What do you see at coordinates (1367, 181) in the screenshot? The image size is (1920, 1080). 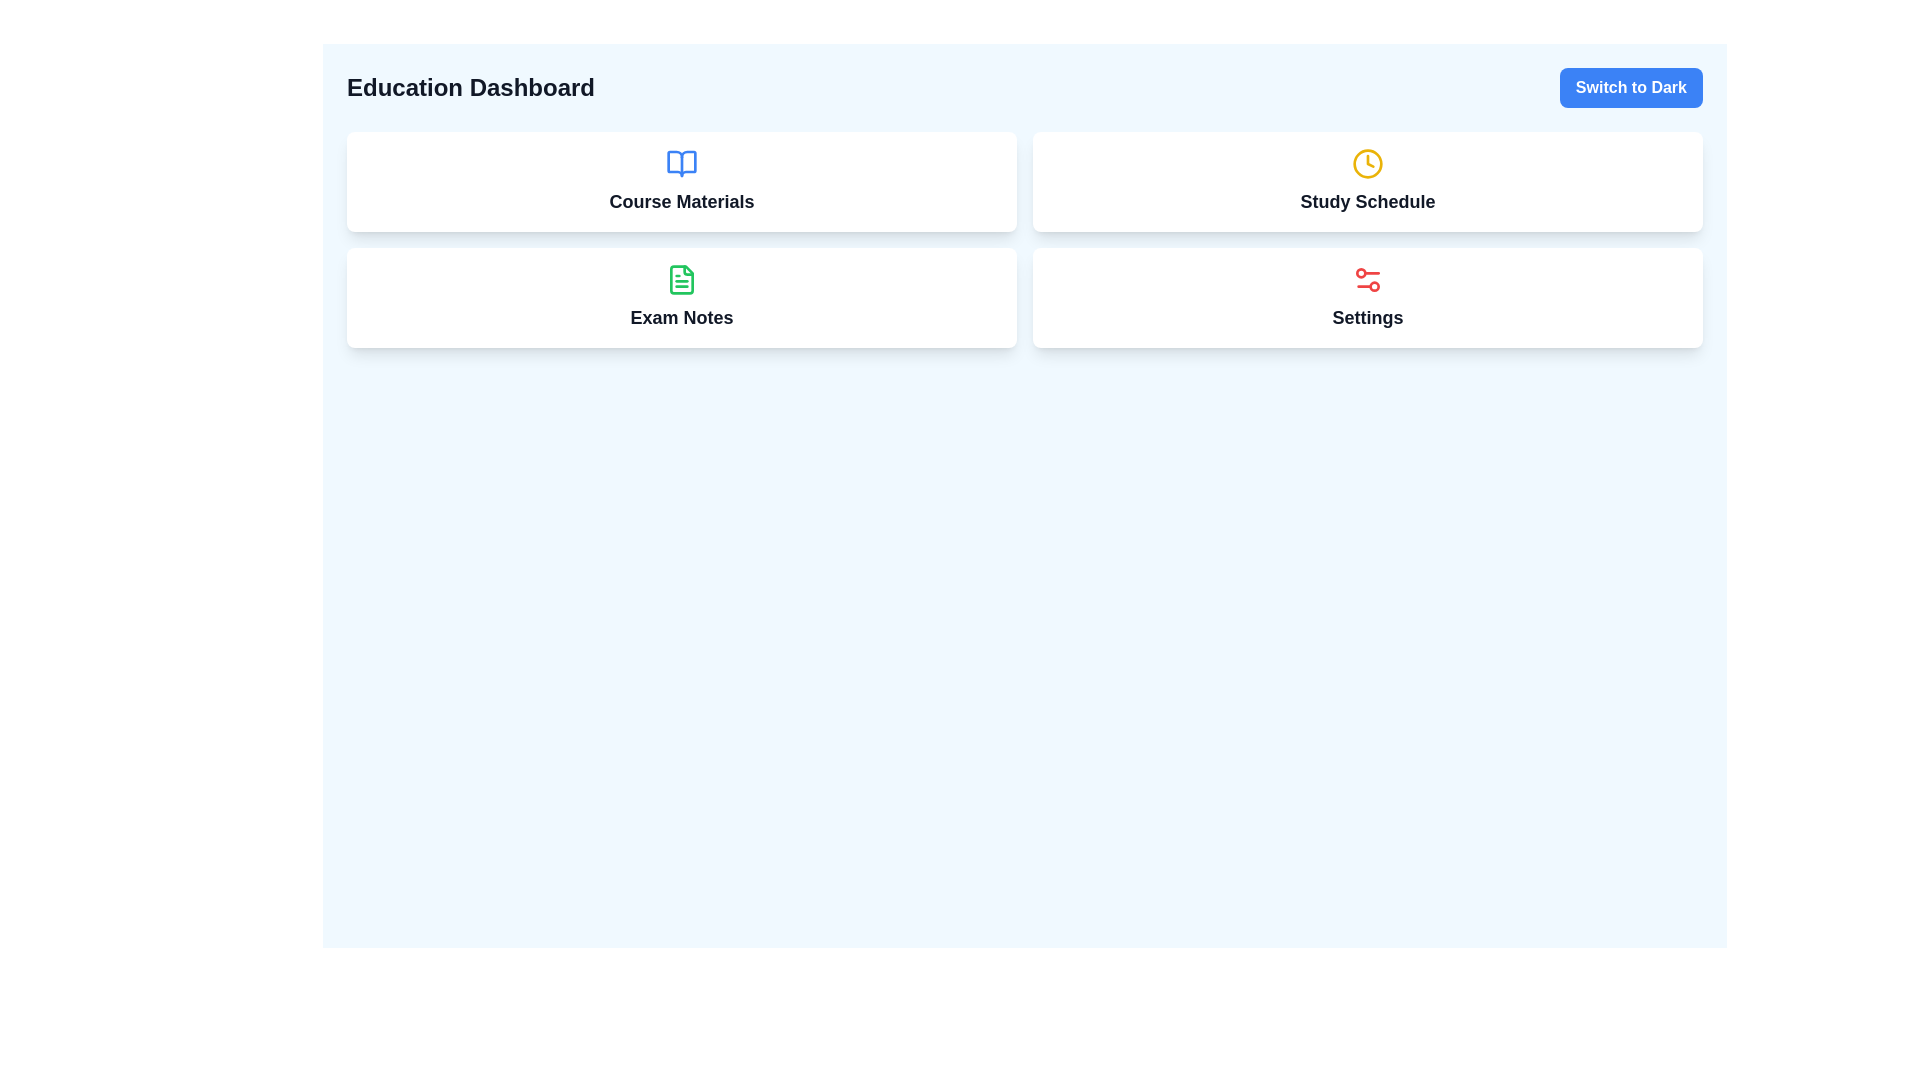 I see `the 'Study Schedule' section in the dashboard` at bounding box center [1367, 181].